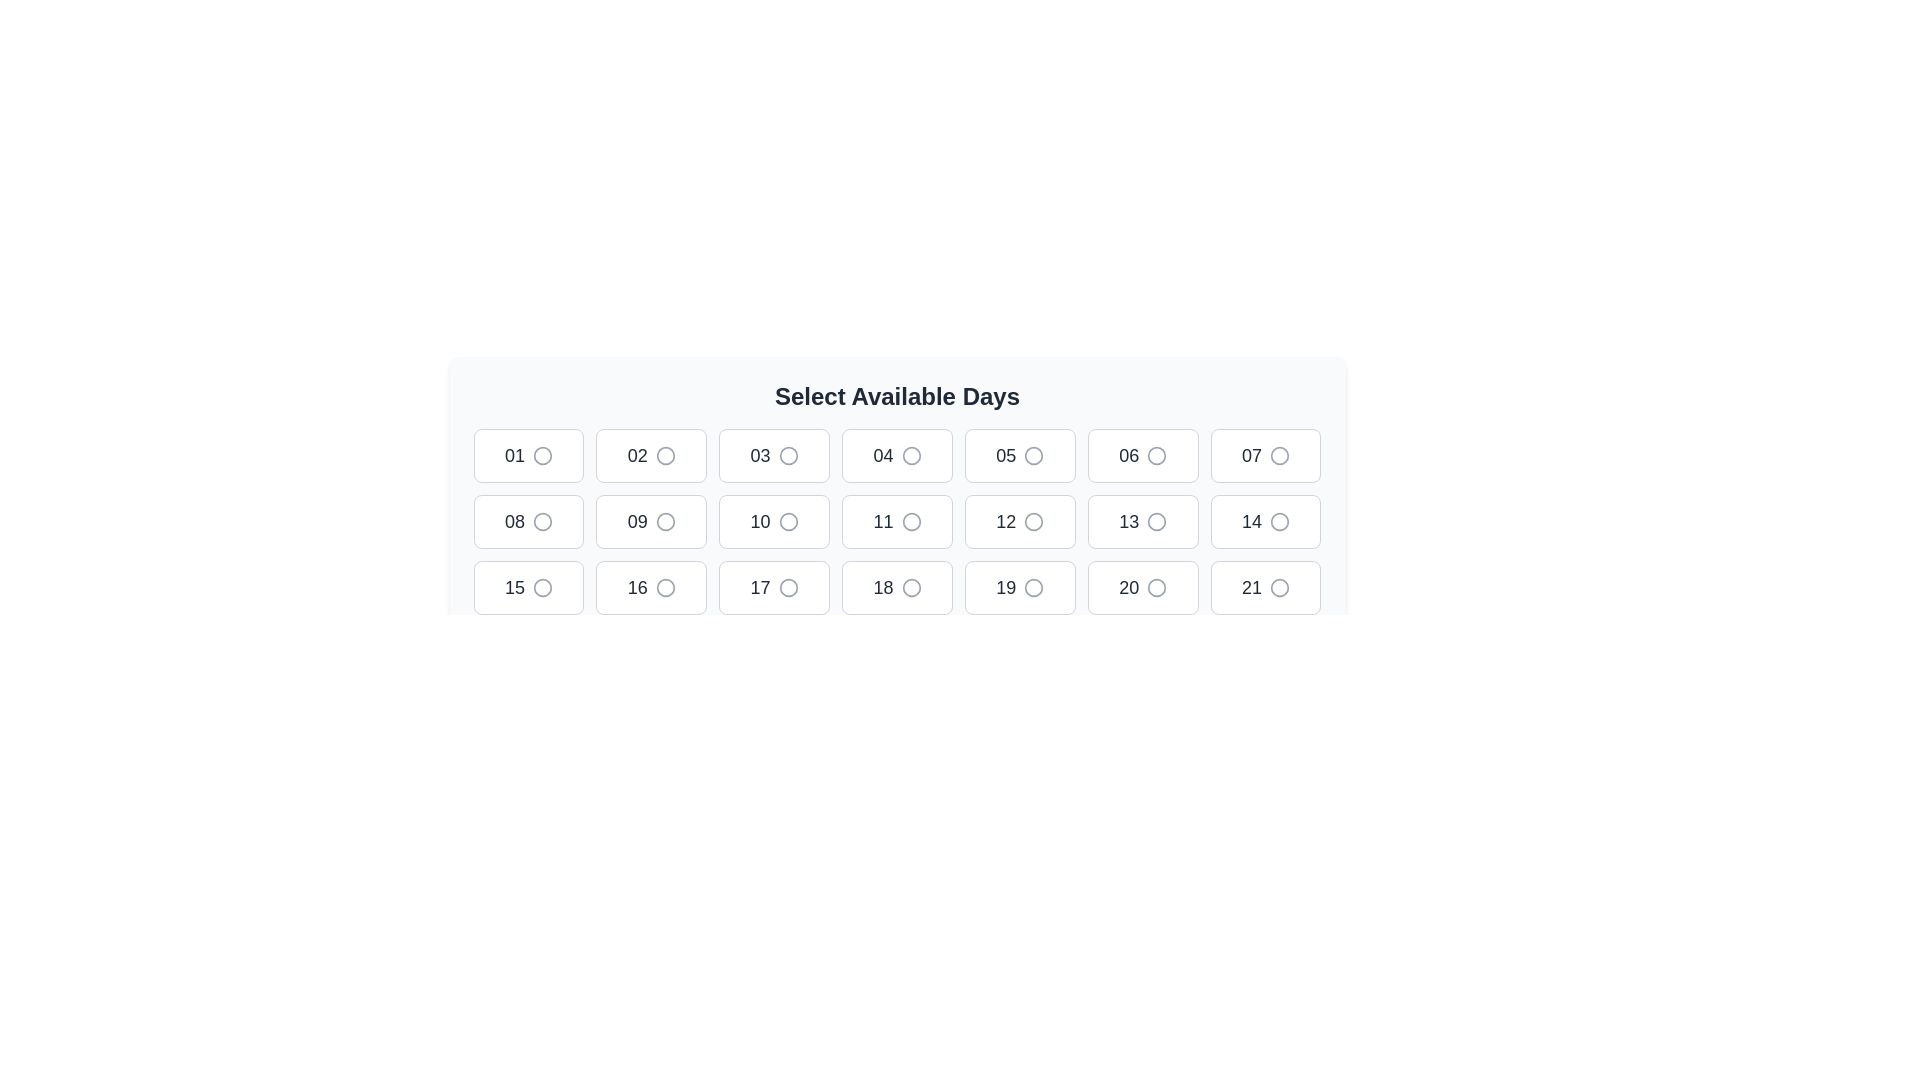  I want to click on the radio button located adjacent to the numerical text '10' in the grid layout, so click(787, 520).